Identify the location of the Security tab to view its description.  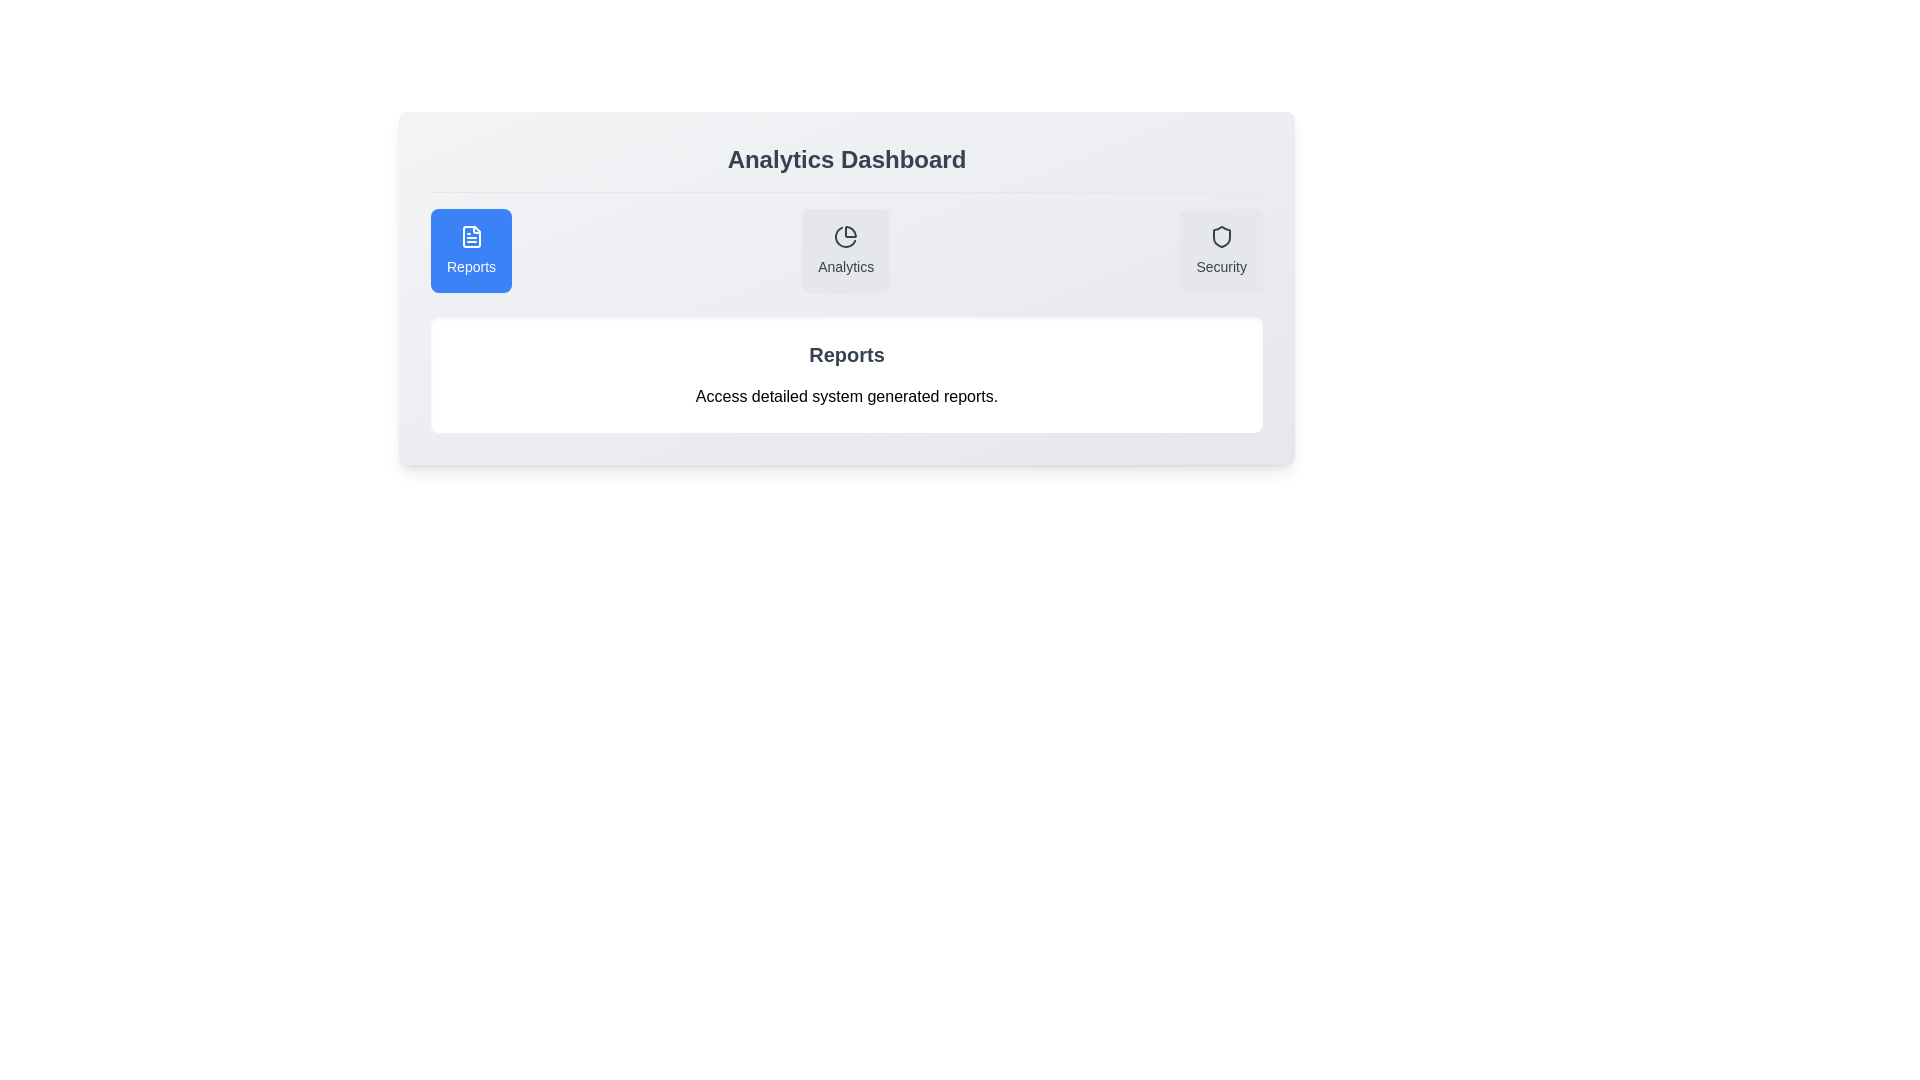
(1220, 249).